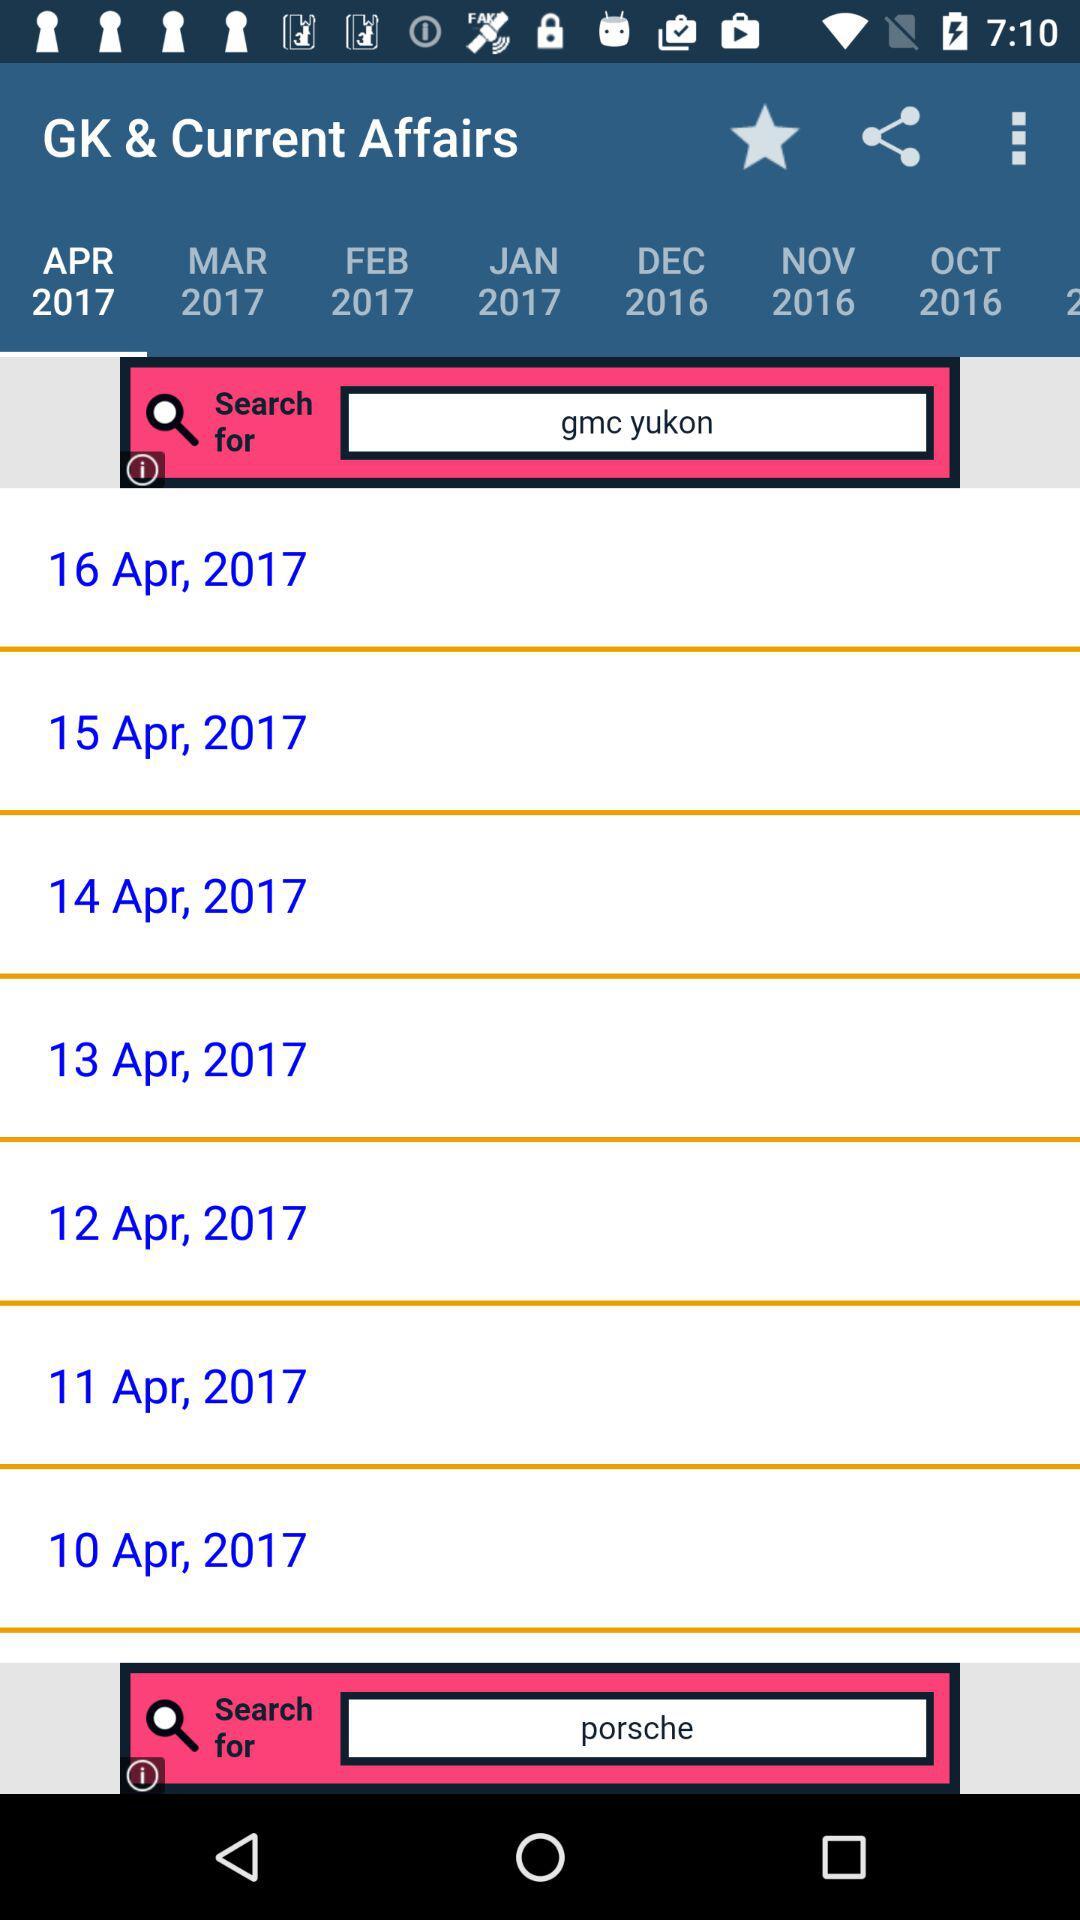 The width and height of the screenshot is (1080, 1920). What do you see at coordinates (959, 279) in the screenshot?
I see `item to the left of  sep` at bounding box center [959, 279].